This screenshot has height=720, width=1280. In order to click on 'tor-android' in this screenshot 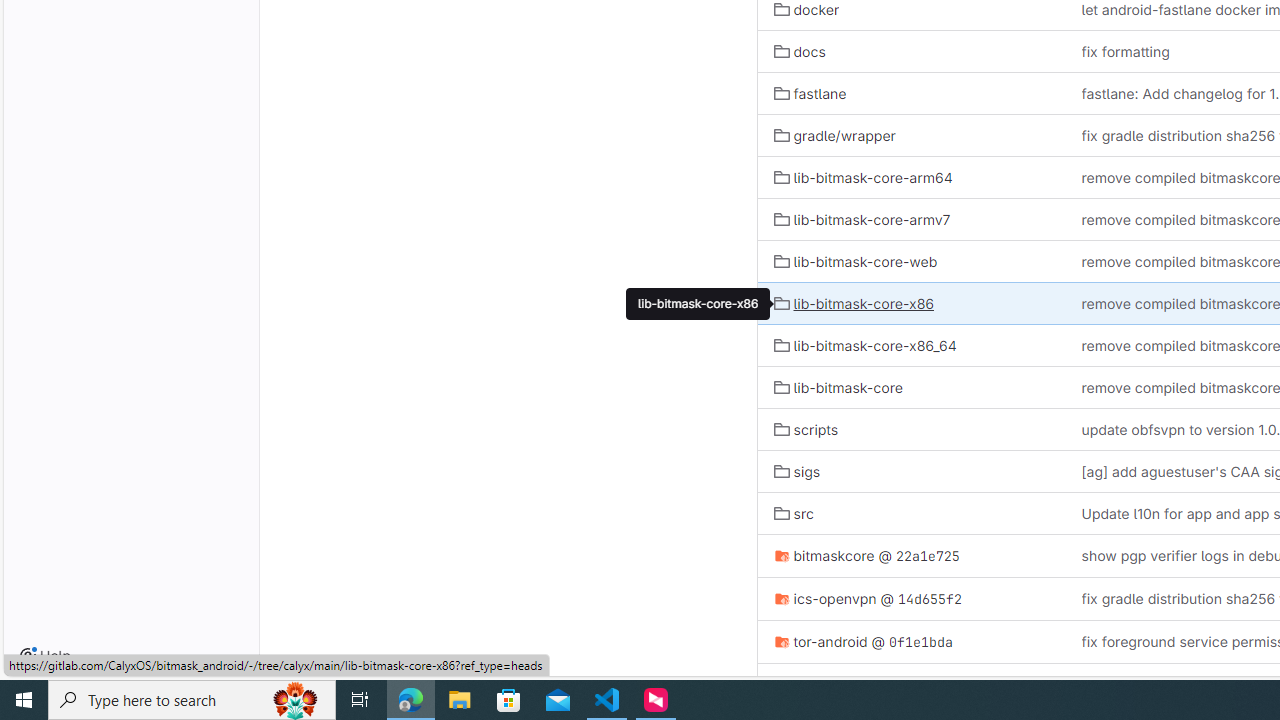, I will do `click(820, 641)`.